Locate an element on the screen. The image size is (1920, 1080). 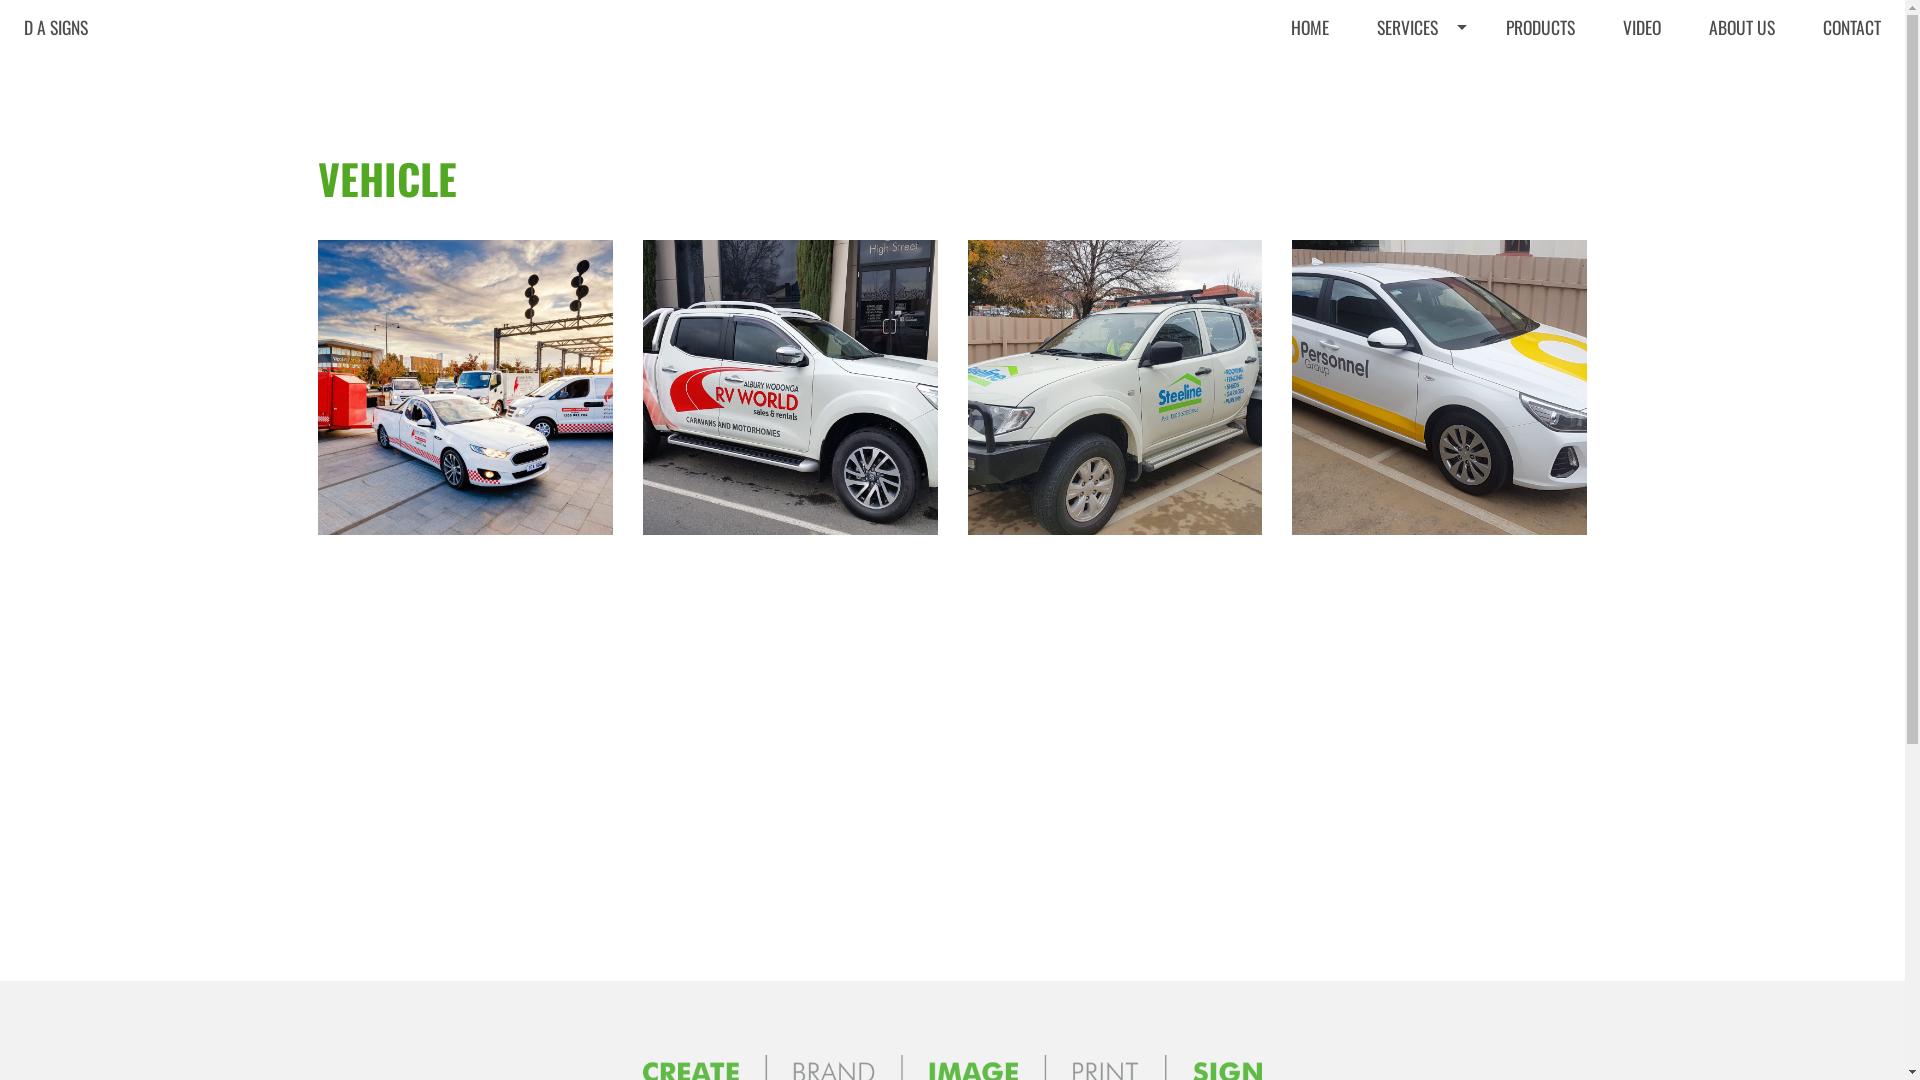
'PRODUCTS' is located at coordinates (1539, 27).